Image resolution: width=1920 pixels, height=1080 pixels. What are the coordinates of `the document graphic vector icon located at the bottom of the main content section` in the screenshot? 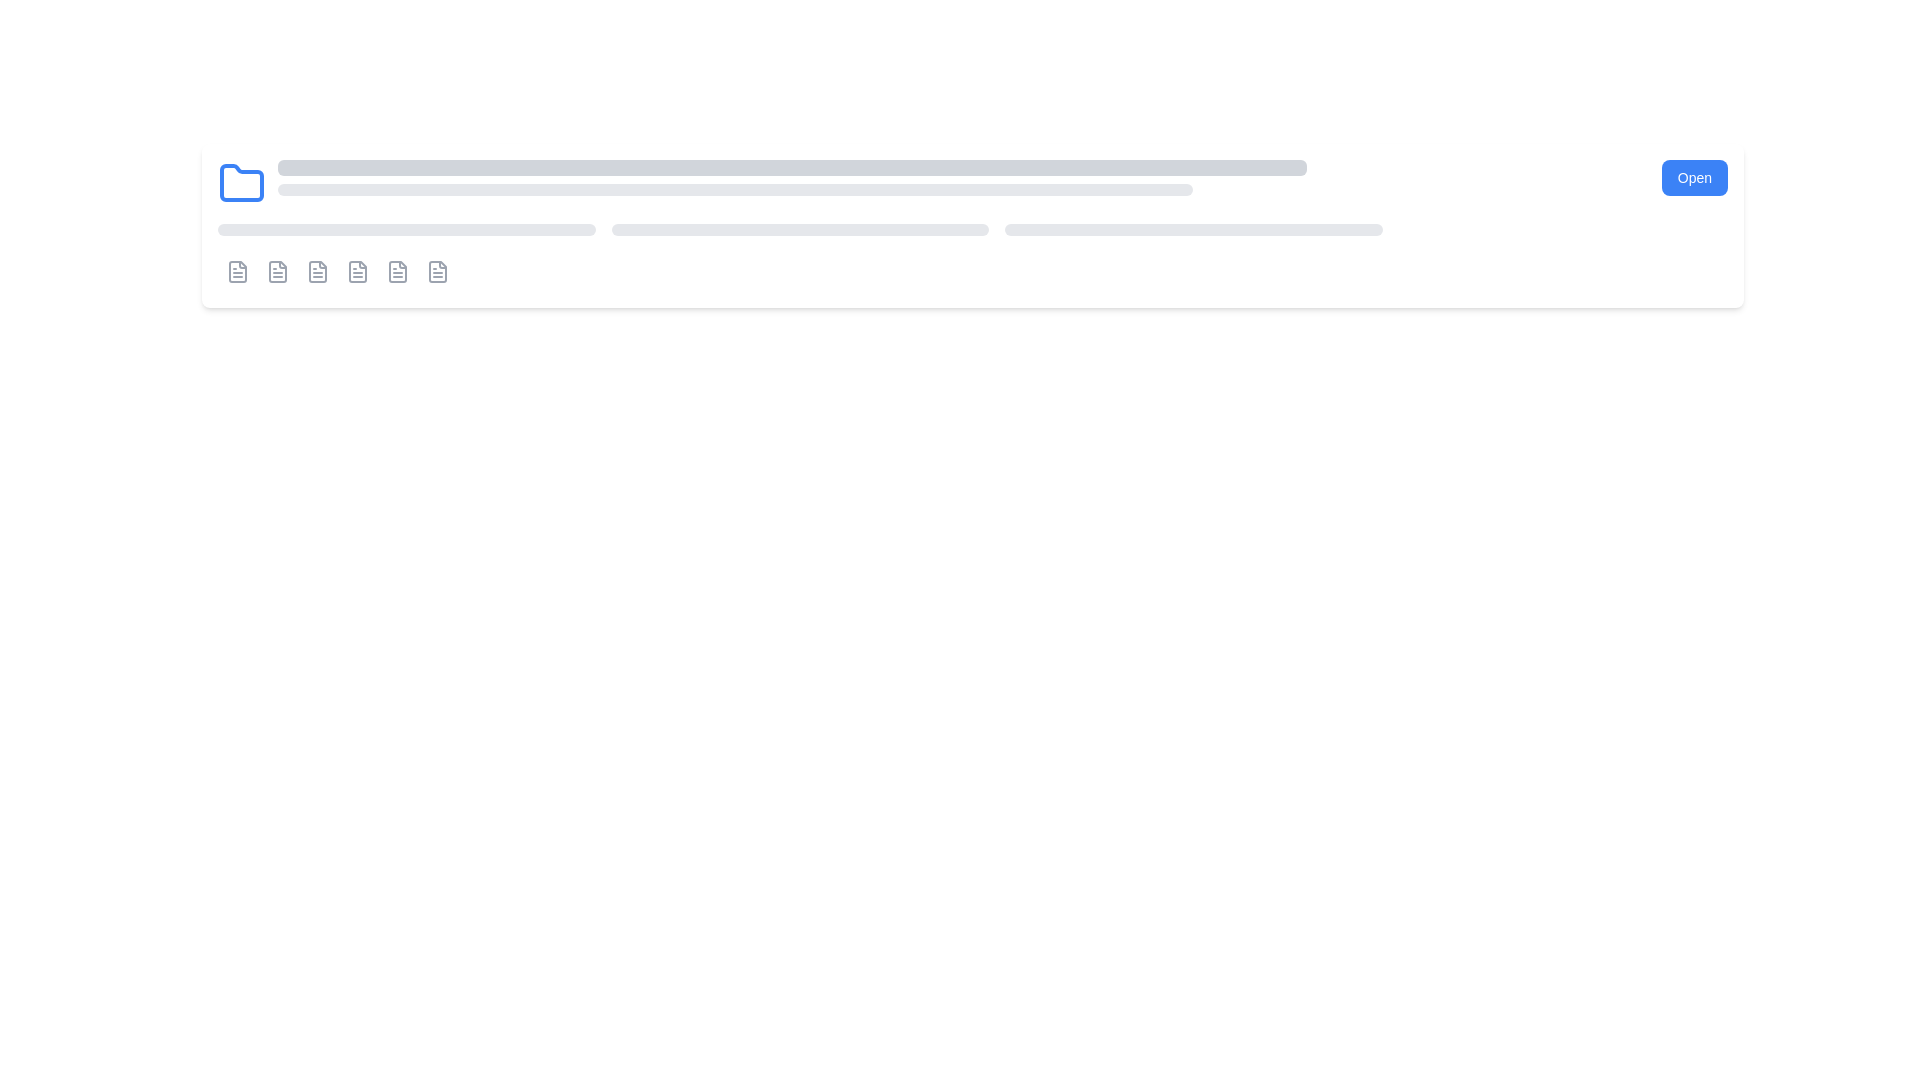 It's located at (358, 272).